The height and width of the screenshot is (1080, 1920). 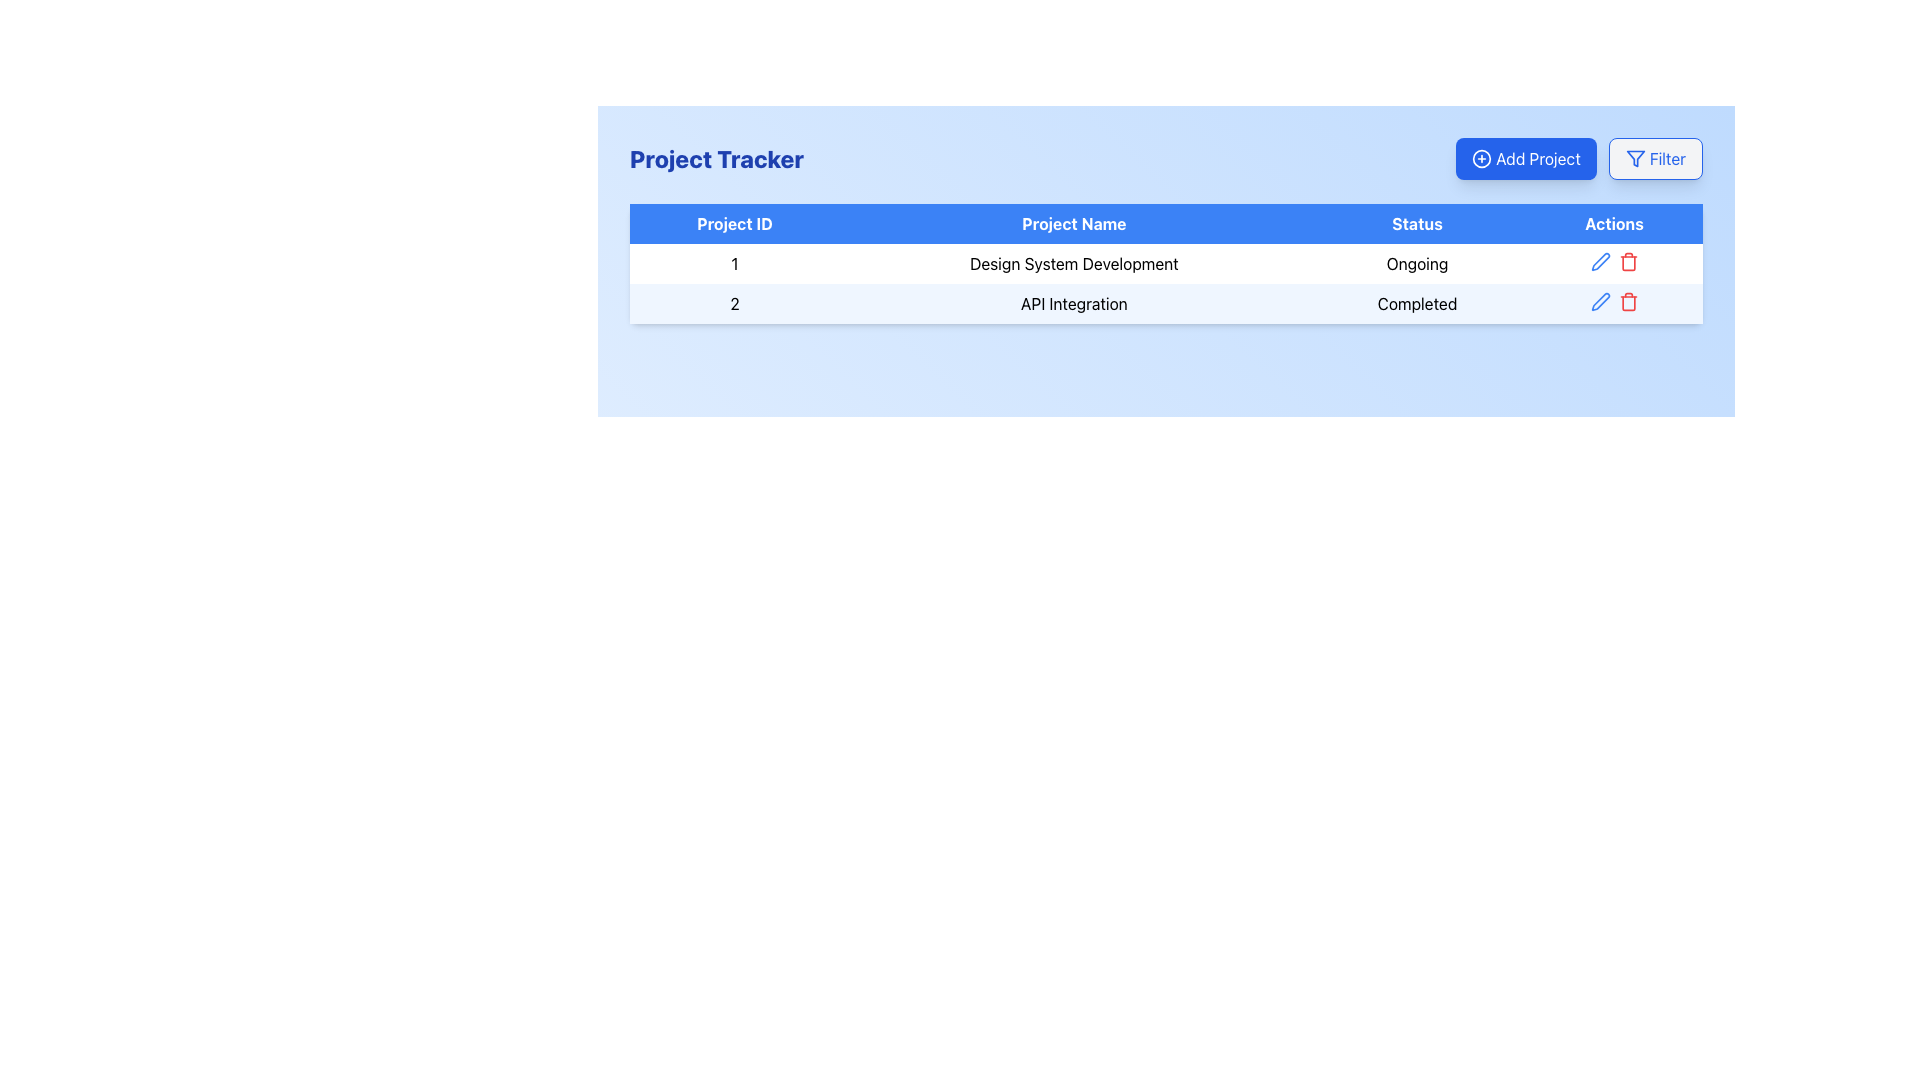 I want to click on the 'Add Project' button, which has a blue background, white text, and is located to the left of the 'Filter' button in the upper-right corner of the header group, so click(x=1578, y=157).